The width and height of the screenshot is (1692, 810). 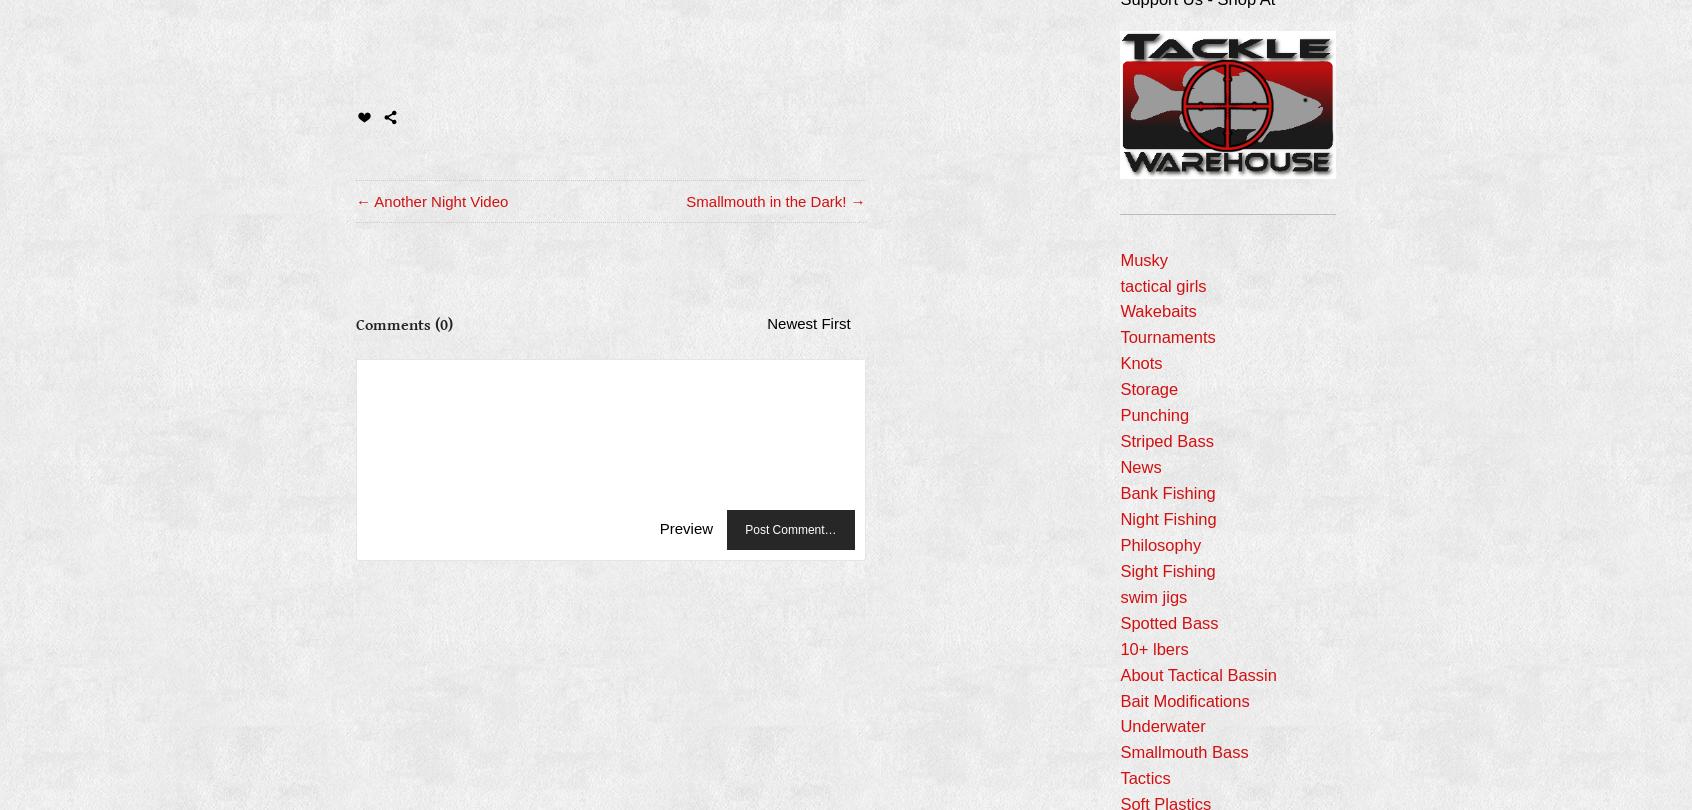 I want to click on 'Punching', so click(x=1153, y=414).